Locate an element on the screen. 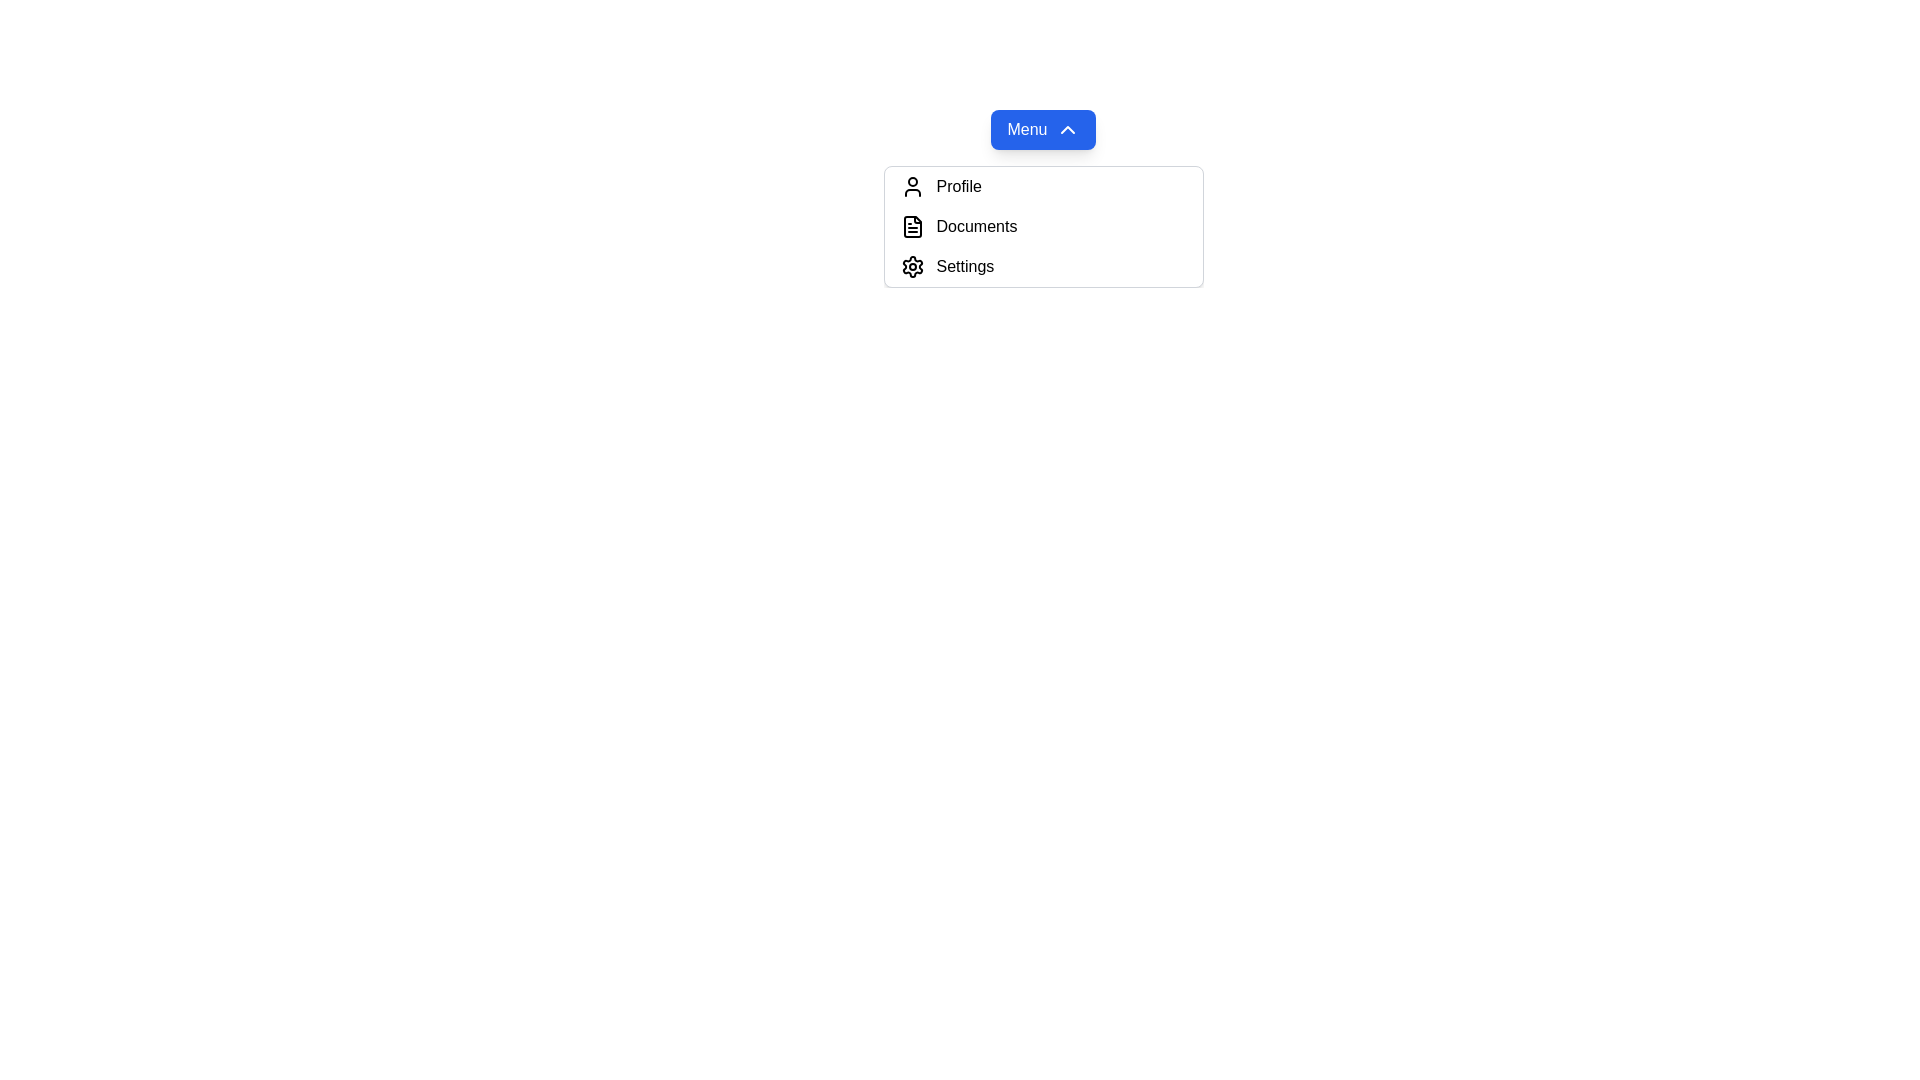  the upward-pointing chevron icon that is part of the blue button labeled 'Menu', located to the right of the text 'Menu' is located at coordinates (1066, 130).